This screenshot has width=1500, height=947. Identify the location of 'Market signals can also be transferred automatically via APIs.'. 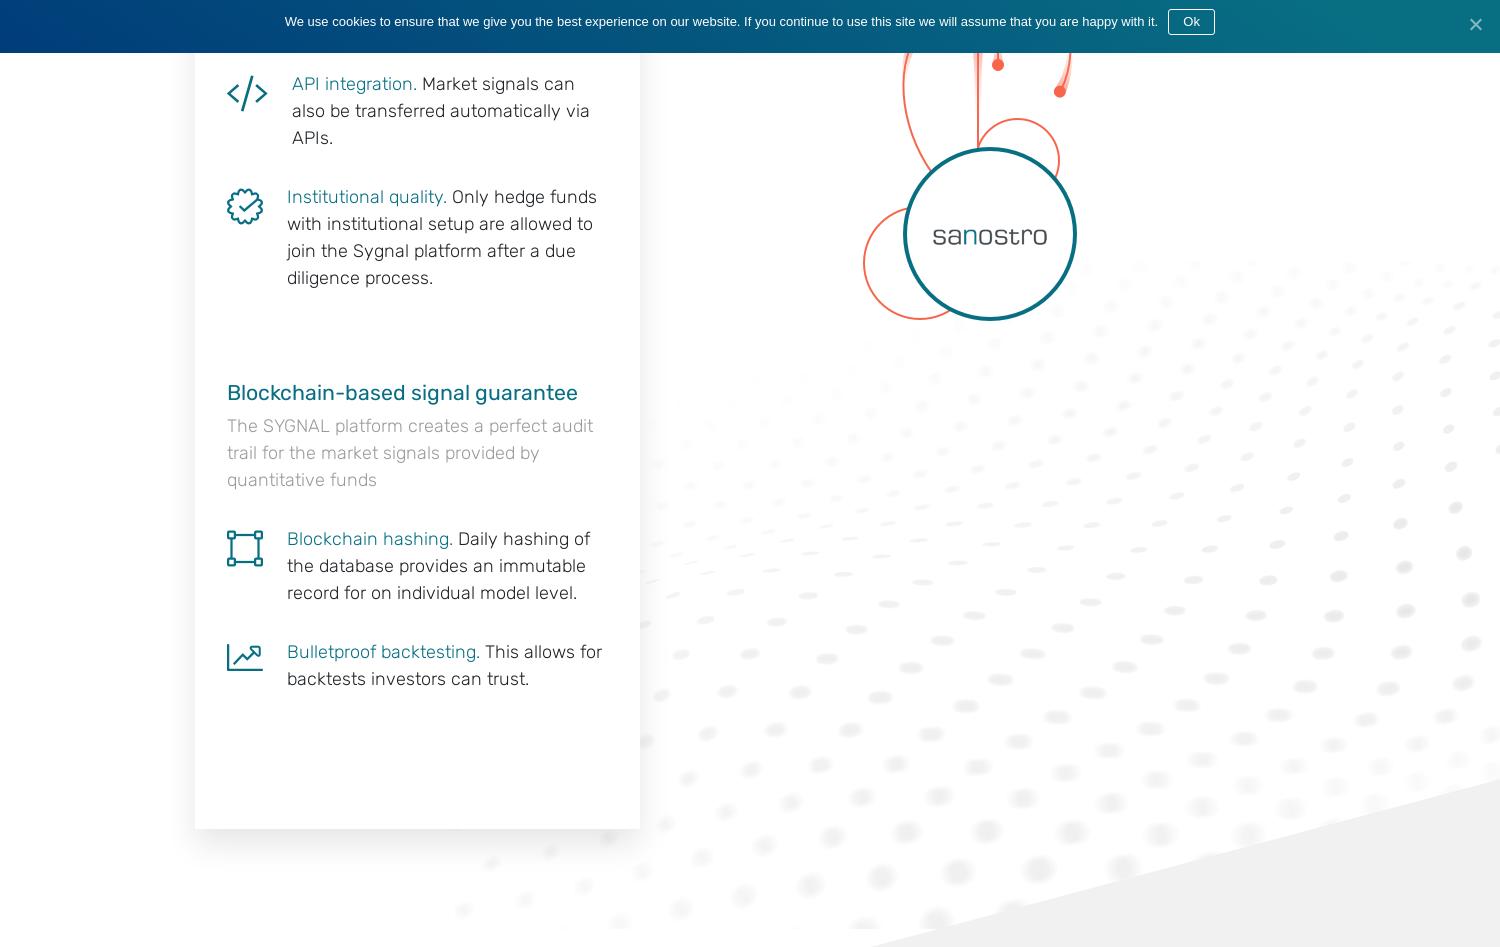
(440, 109).